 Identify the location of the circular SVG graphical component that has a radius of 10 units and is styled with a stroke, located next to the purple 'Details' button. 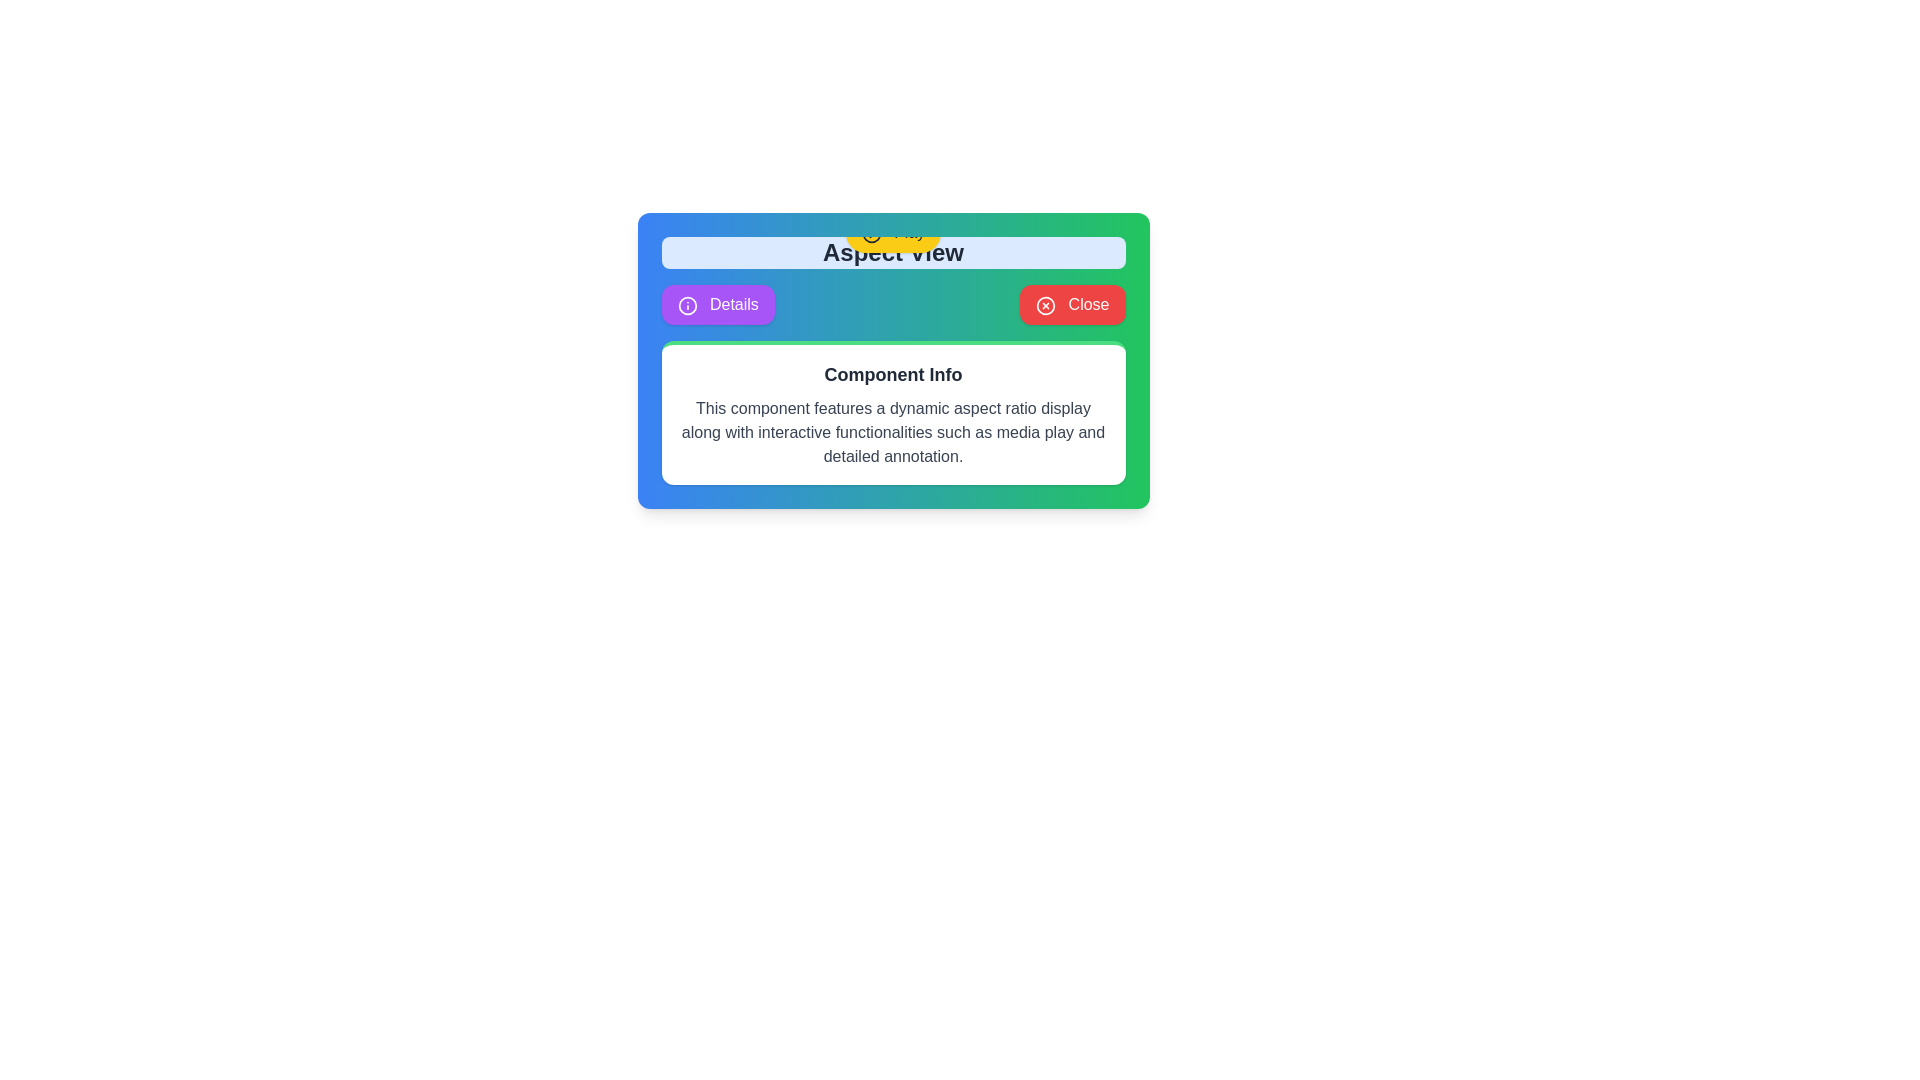
(687, 305).